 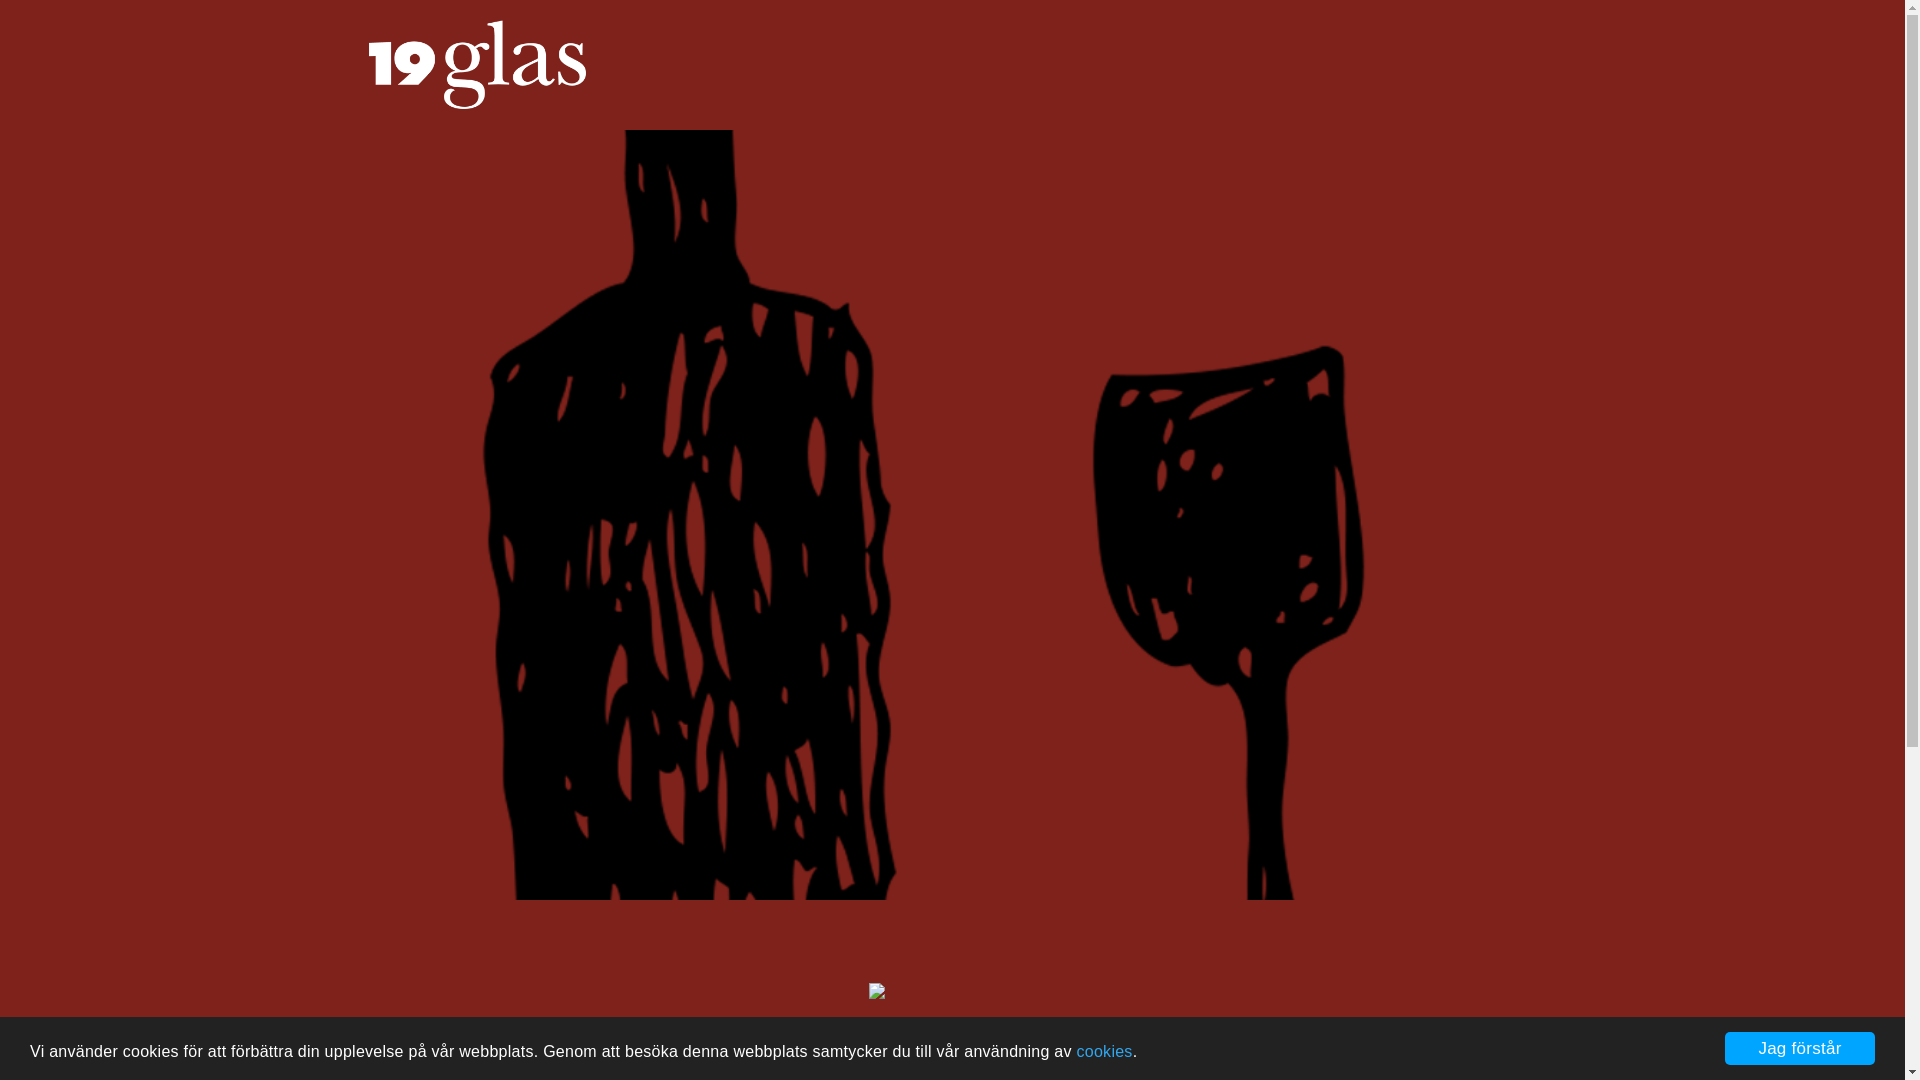 I want to click on 'cookies', so click(x=1103, y=1050).